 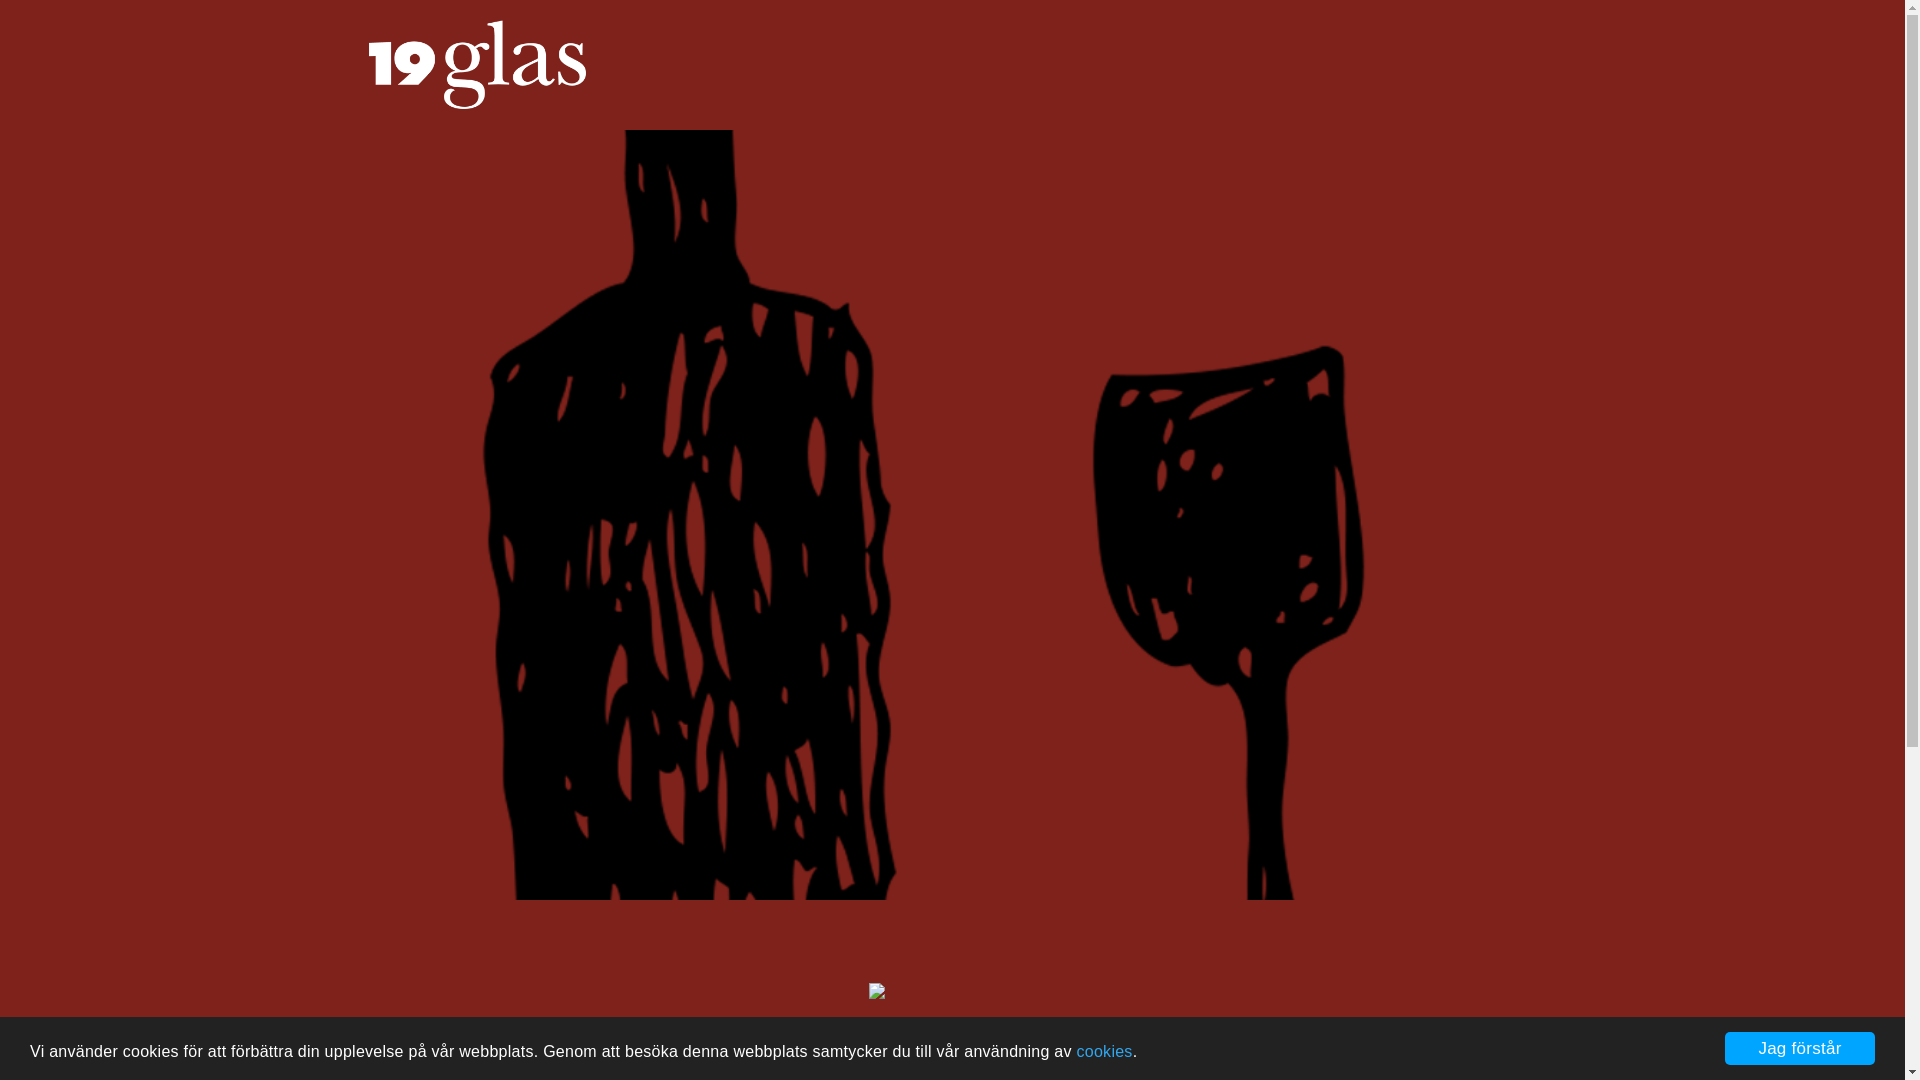 I want to click on 'cookies', so click(x=1103, y=1050).